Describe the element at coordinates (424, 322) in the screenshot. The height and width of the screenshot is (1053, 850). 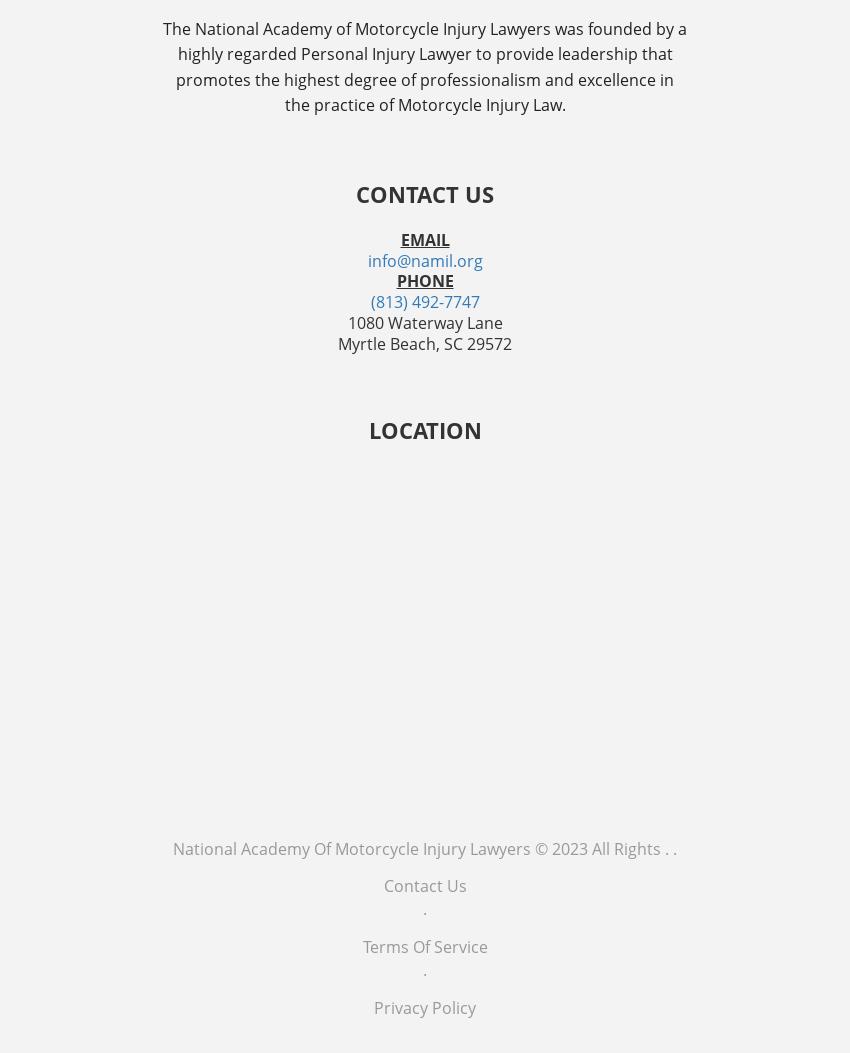
I see `'1080 Waterway Lane'` at that location.